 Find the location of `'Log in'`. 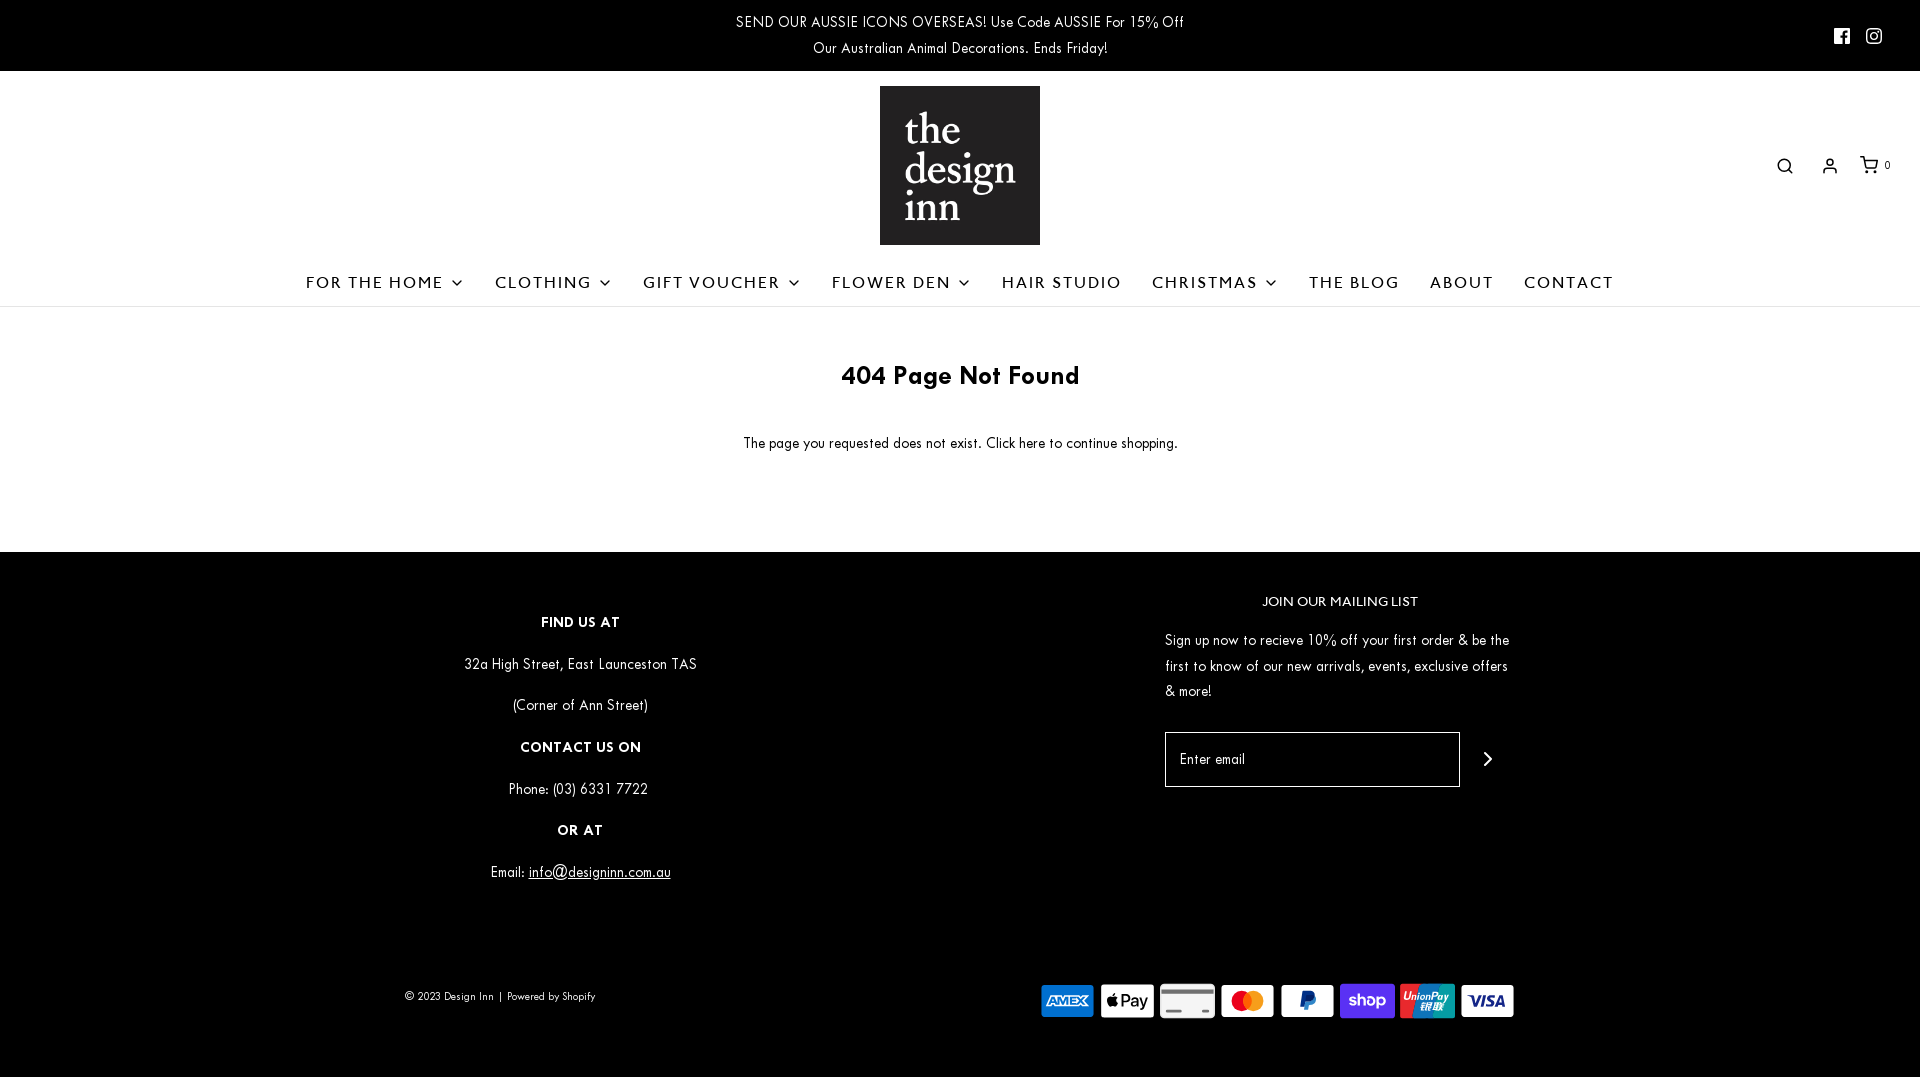

'Log in' is located at coordinates (1829, 164).